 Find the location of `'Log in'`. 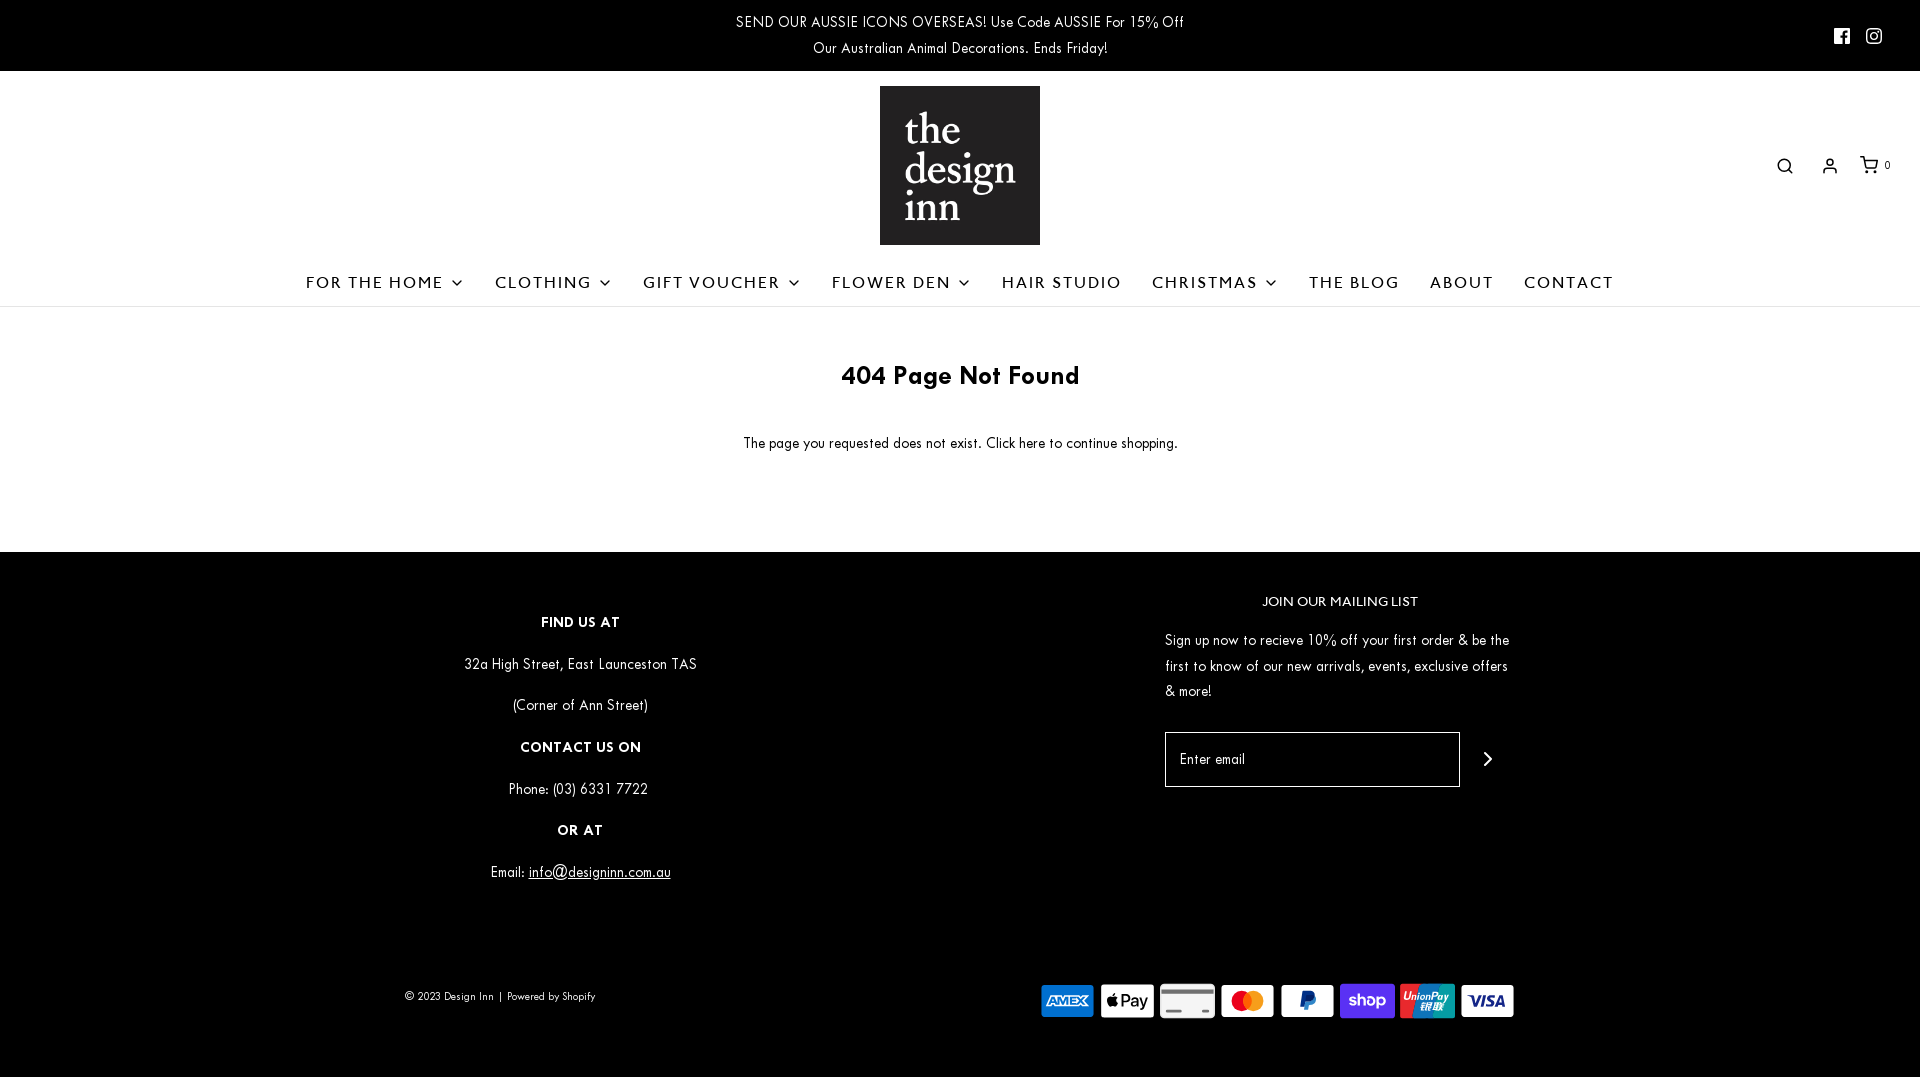

'Log in' is located at coordinates (1829, 164).